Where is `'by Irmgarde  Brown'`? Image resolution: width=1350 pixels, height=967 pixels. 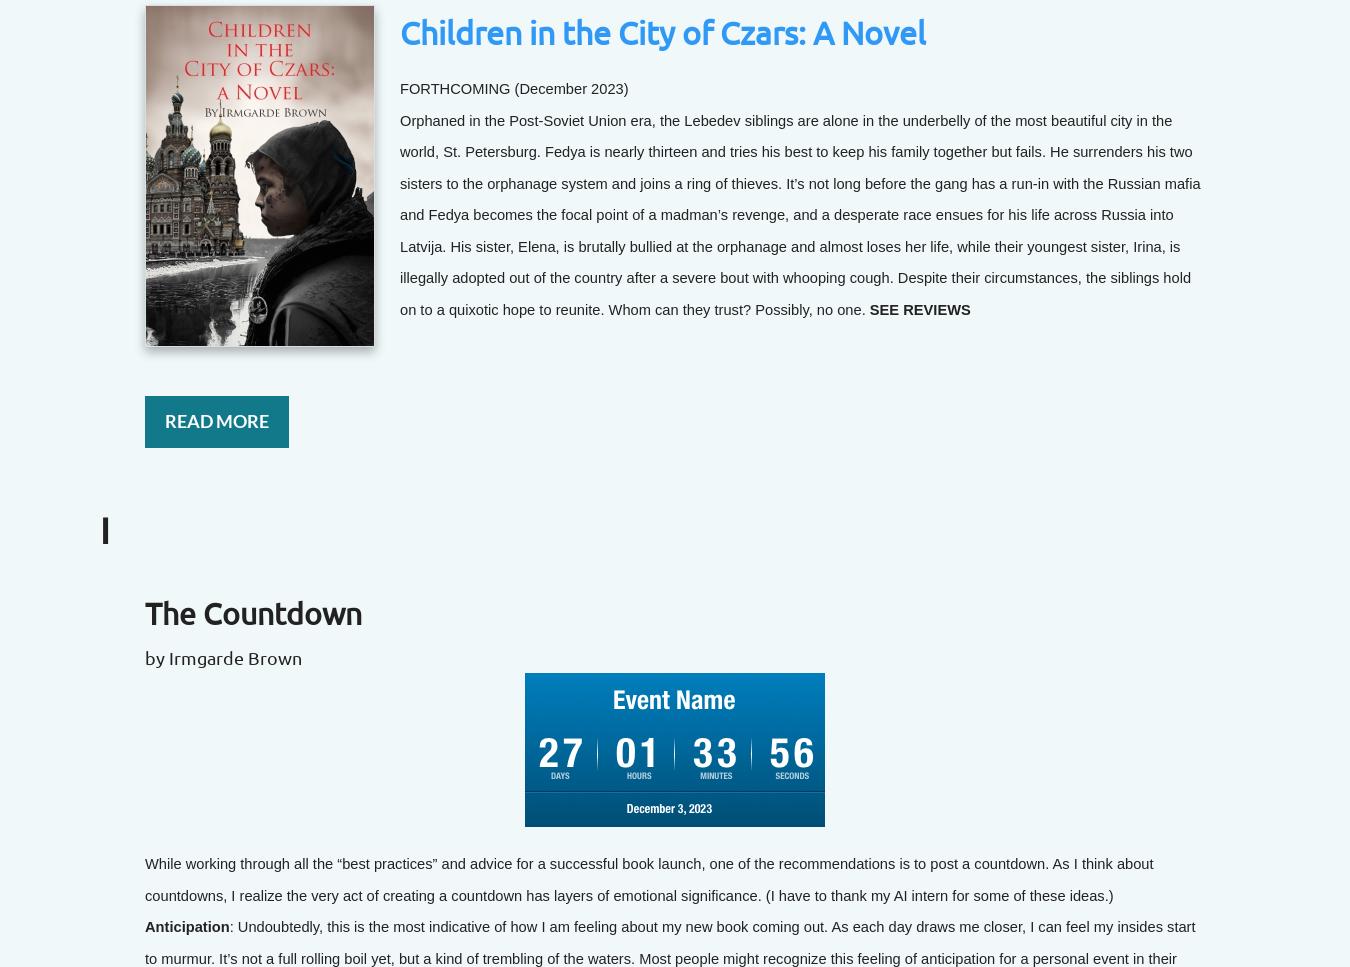 'by Irmgarde  Brown' is located at coordinates (223, 655).